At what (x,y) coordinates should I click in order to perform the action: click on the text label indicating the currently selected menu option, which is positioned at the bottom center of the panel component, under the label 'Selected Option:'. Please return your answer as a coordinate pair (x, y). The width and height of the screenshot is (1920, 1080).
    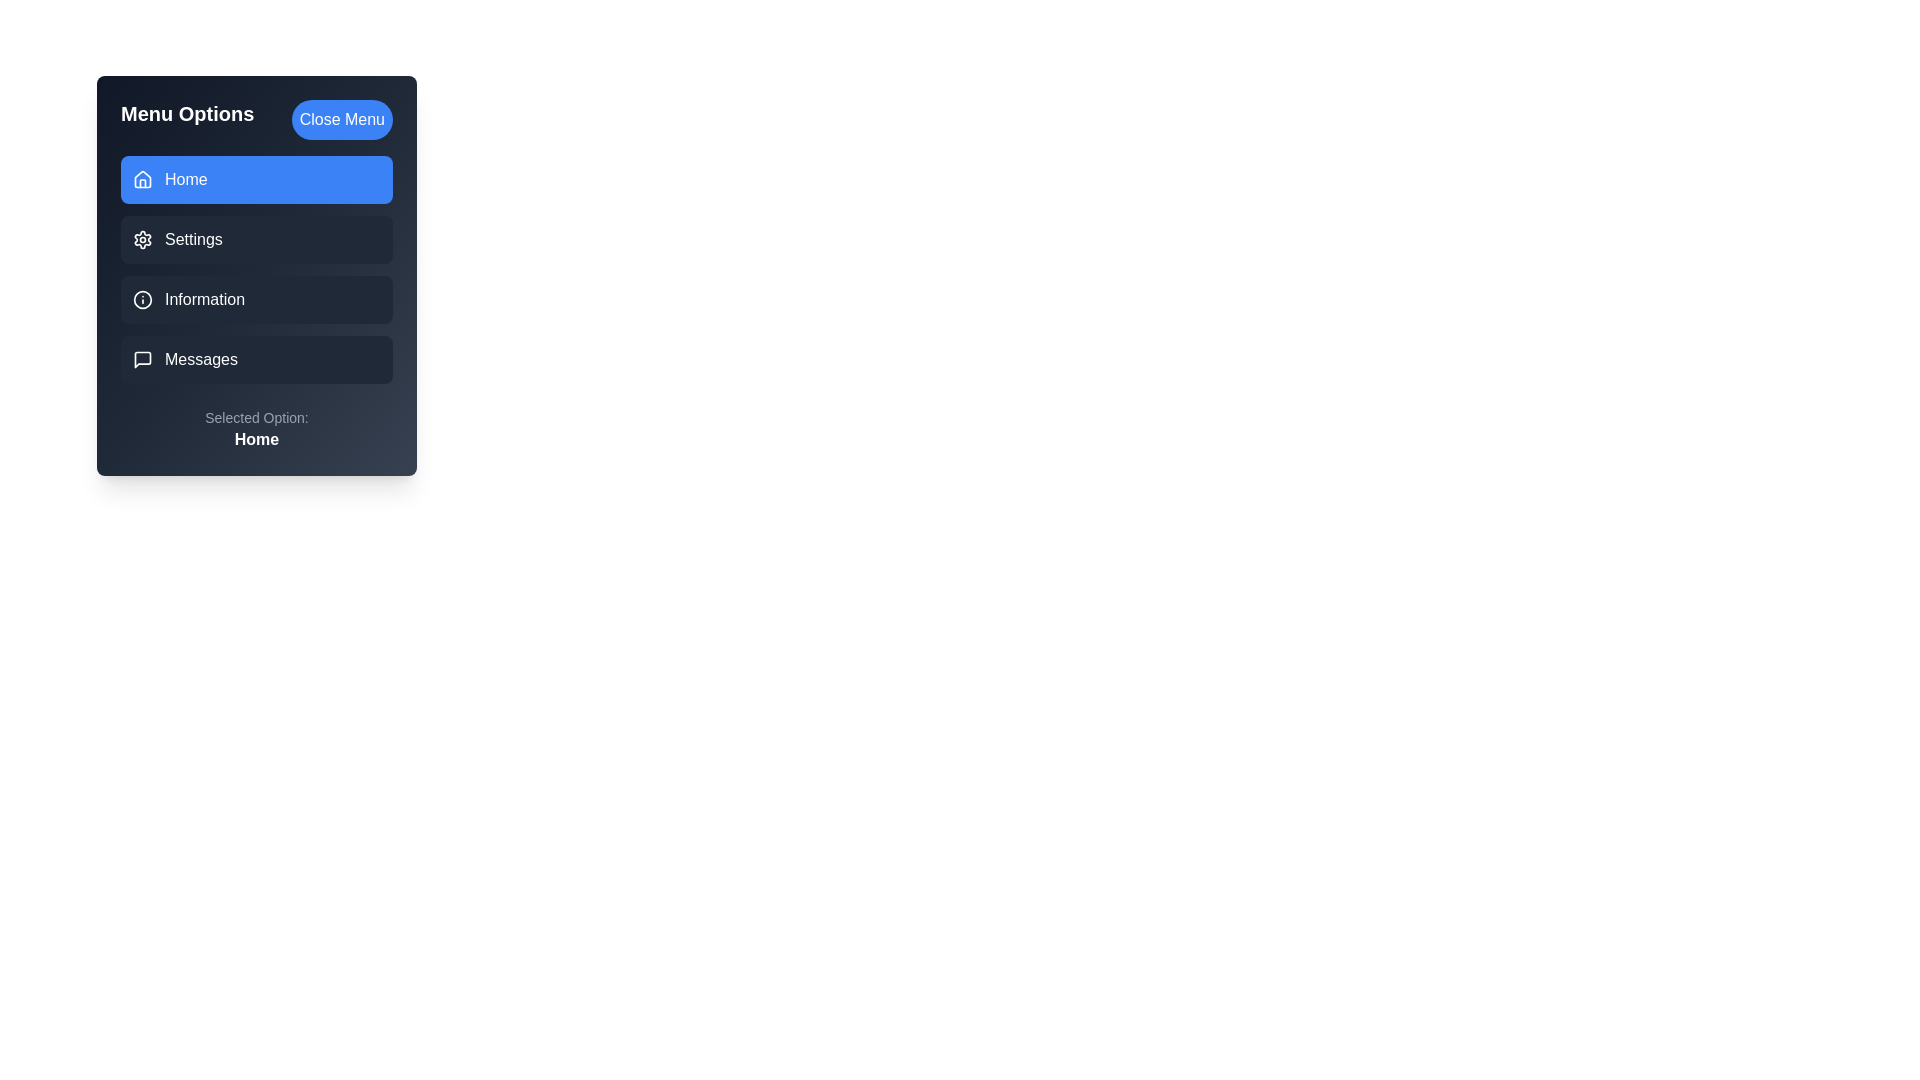
    Looking at the image, I should click on (255, 438).